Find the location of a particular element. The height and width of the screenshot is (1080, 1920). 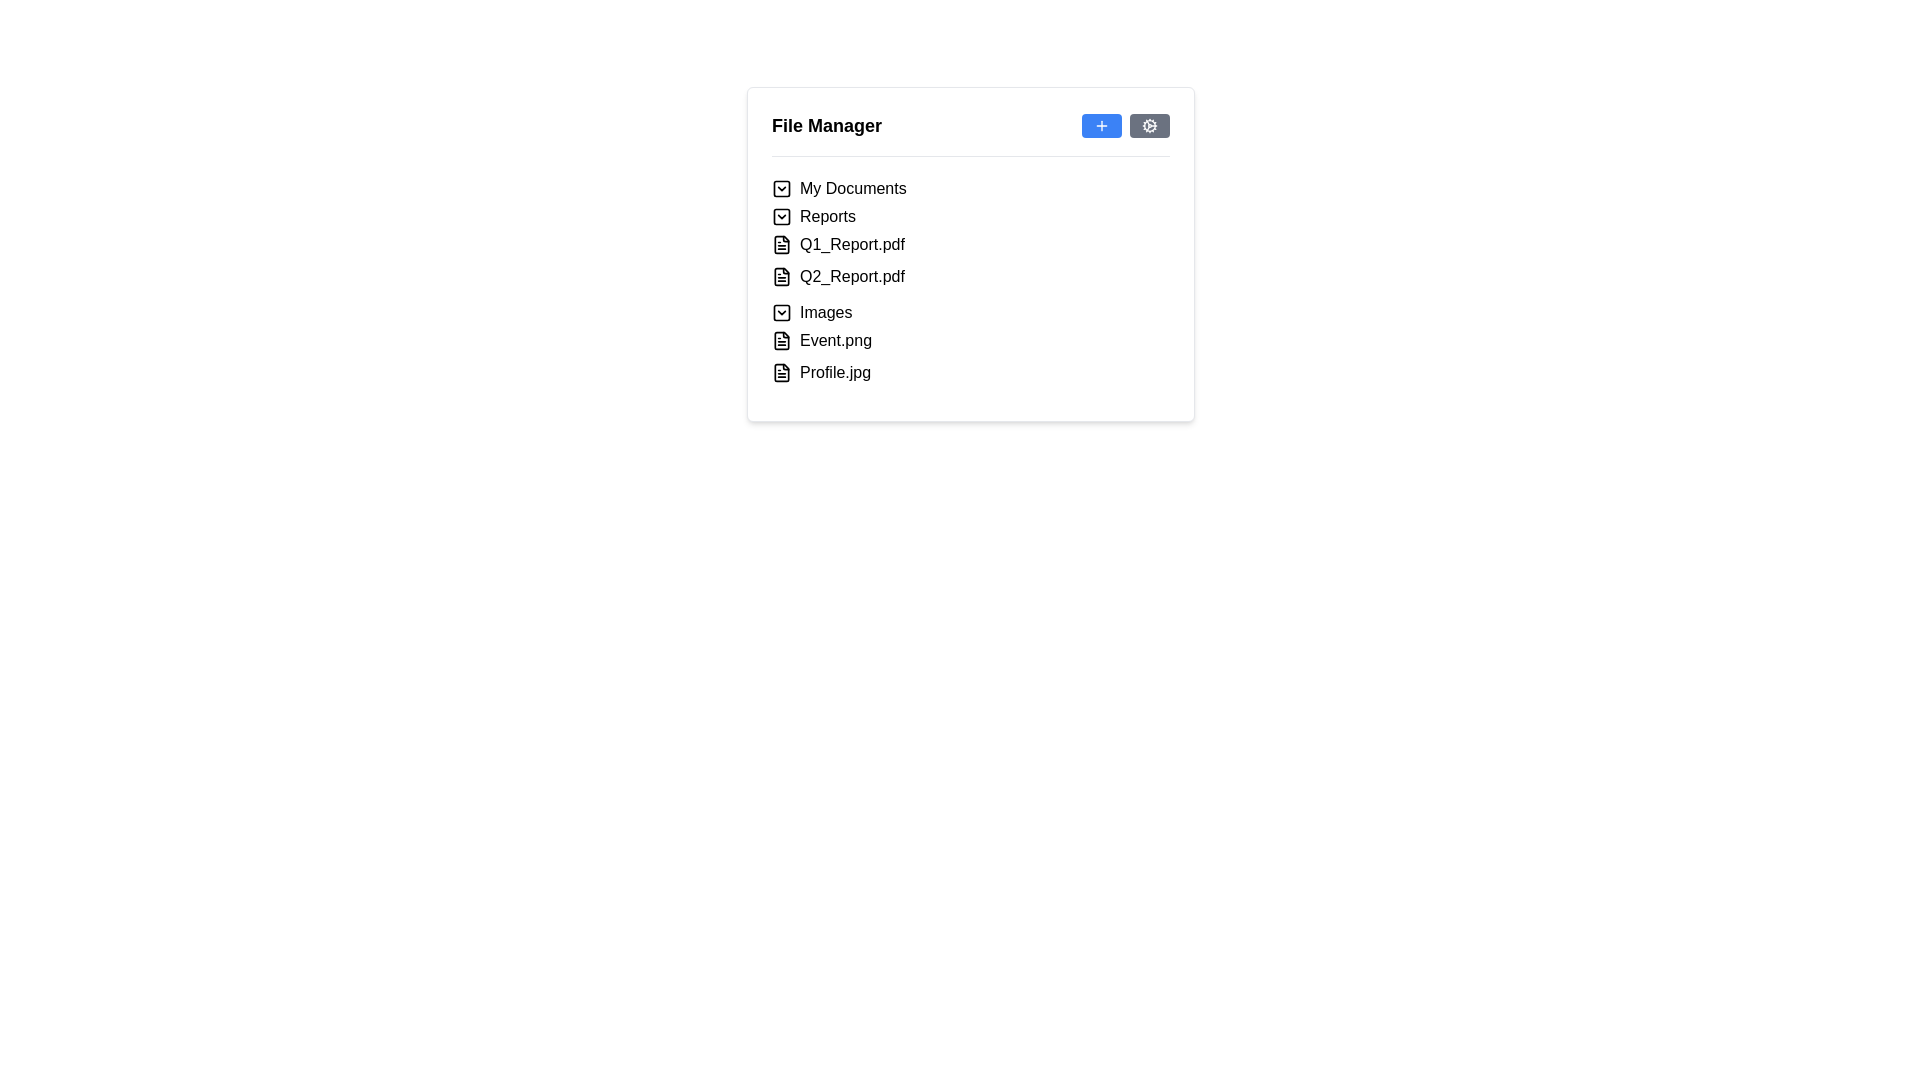

the 'Profile.jpg' file entry row is located at coordinates (970, 373).